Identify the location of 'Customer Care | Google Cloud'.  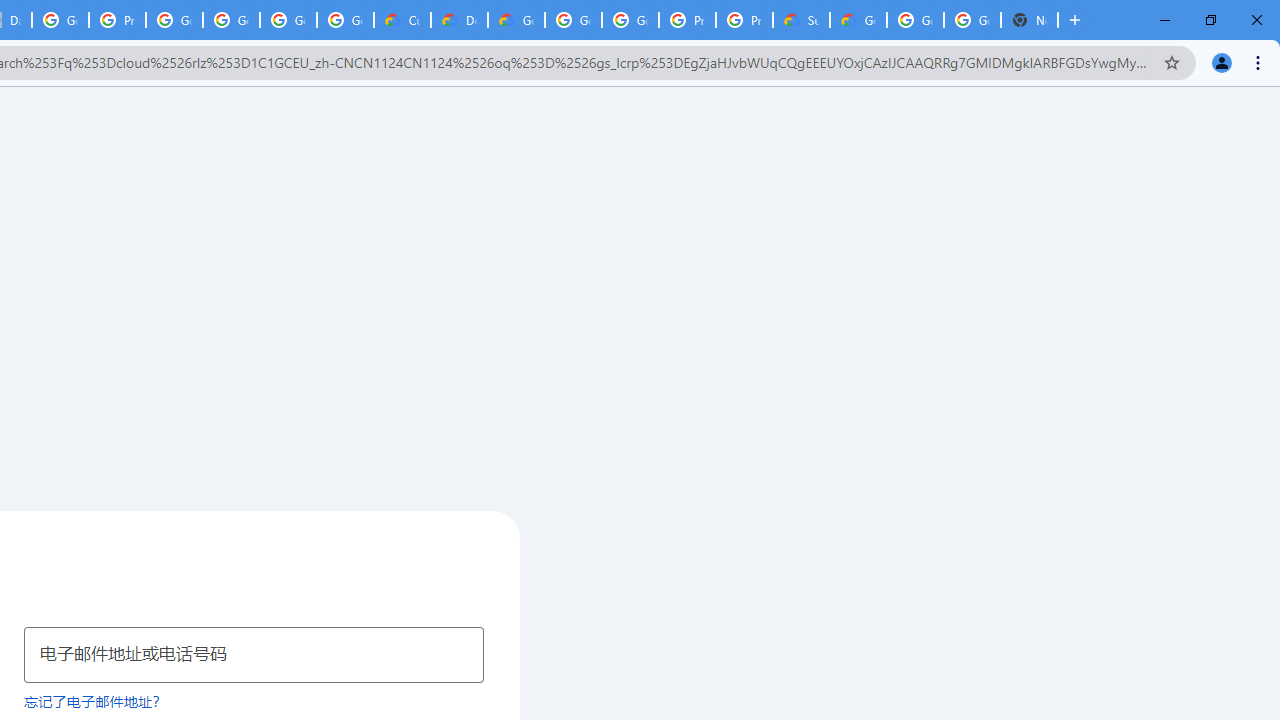
(401, 20).